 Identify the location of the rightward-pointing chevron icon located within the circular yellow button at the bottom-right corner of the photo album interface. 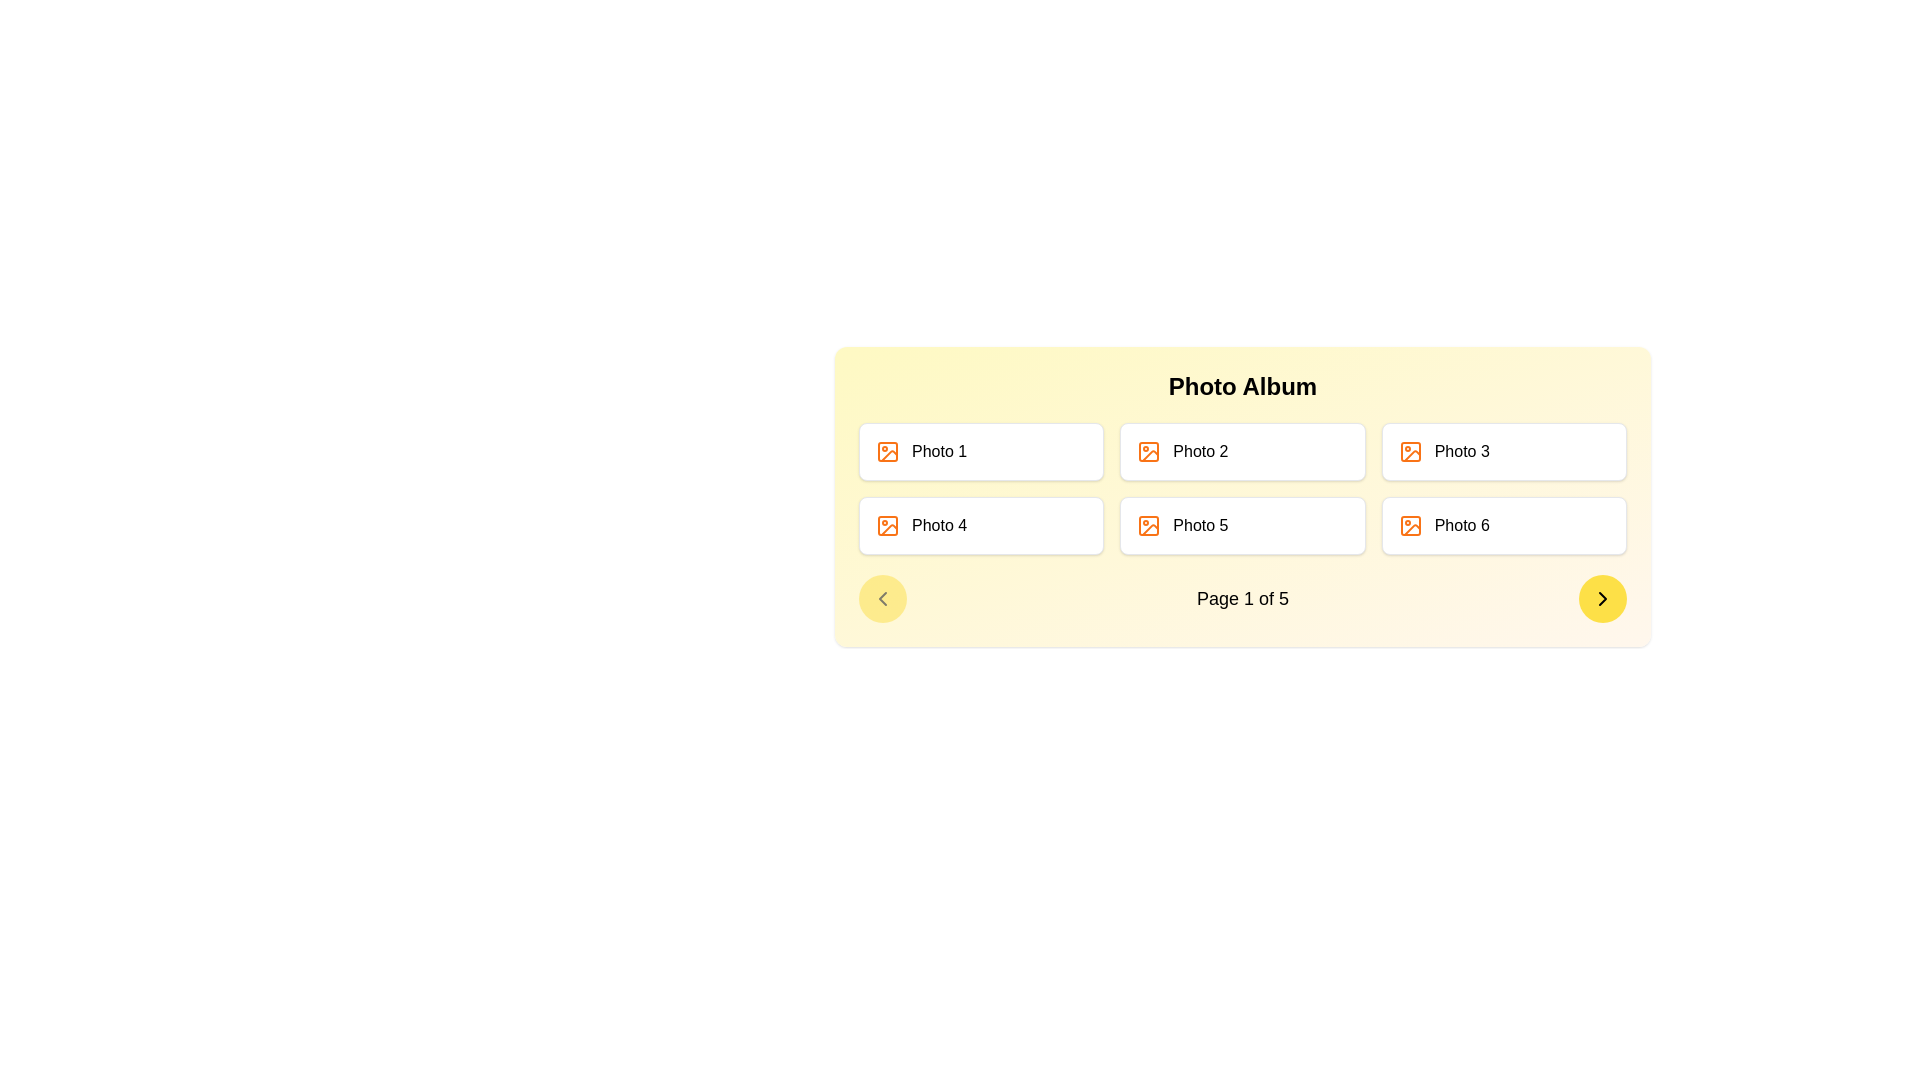
(1603, 597).